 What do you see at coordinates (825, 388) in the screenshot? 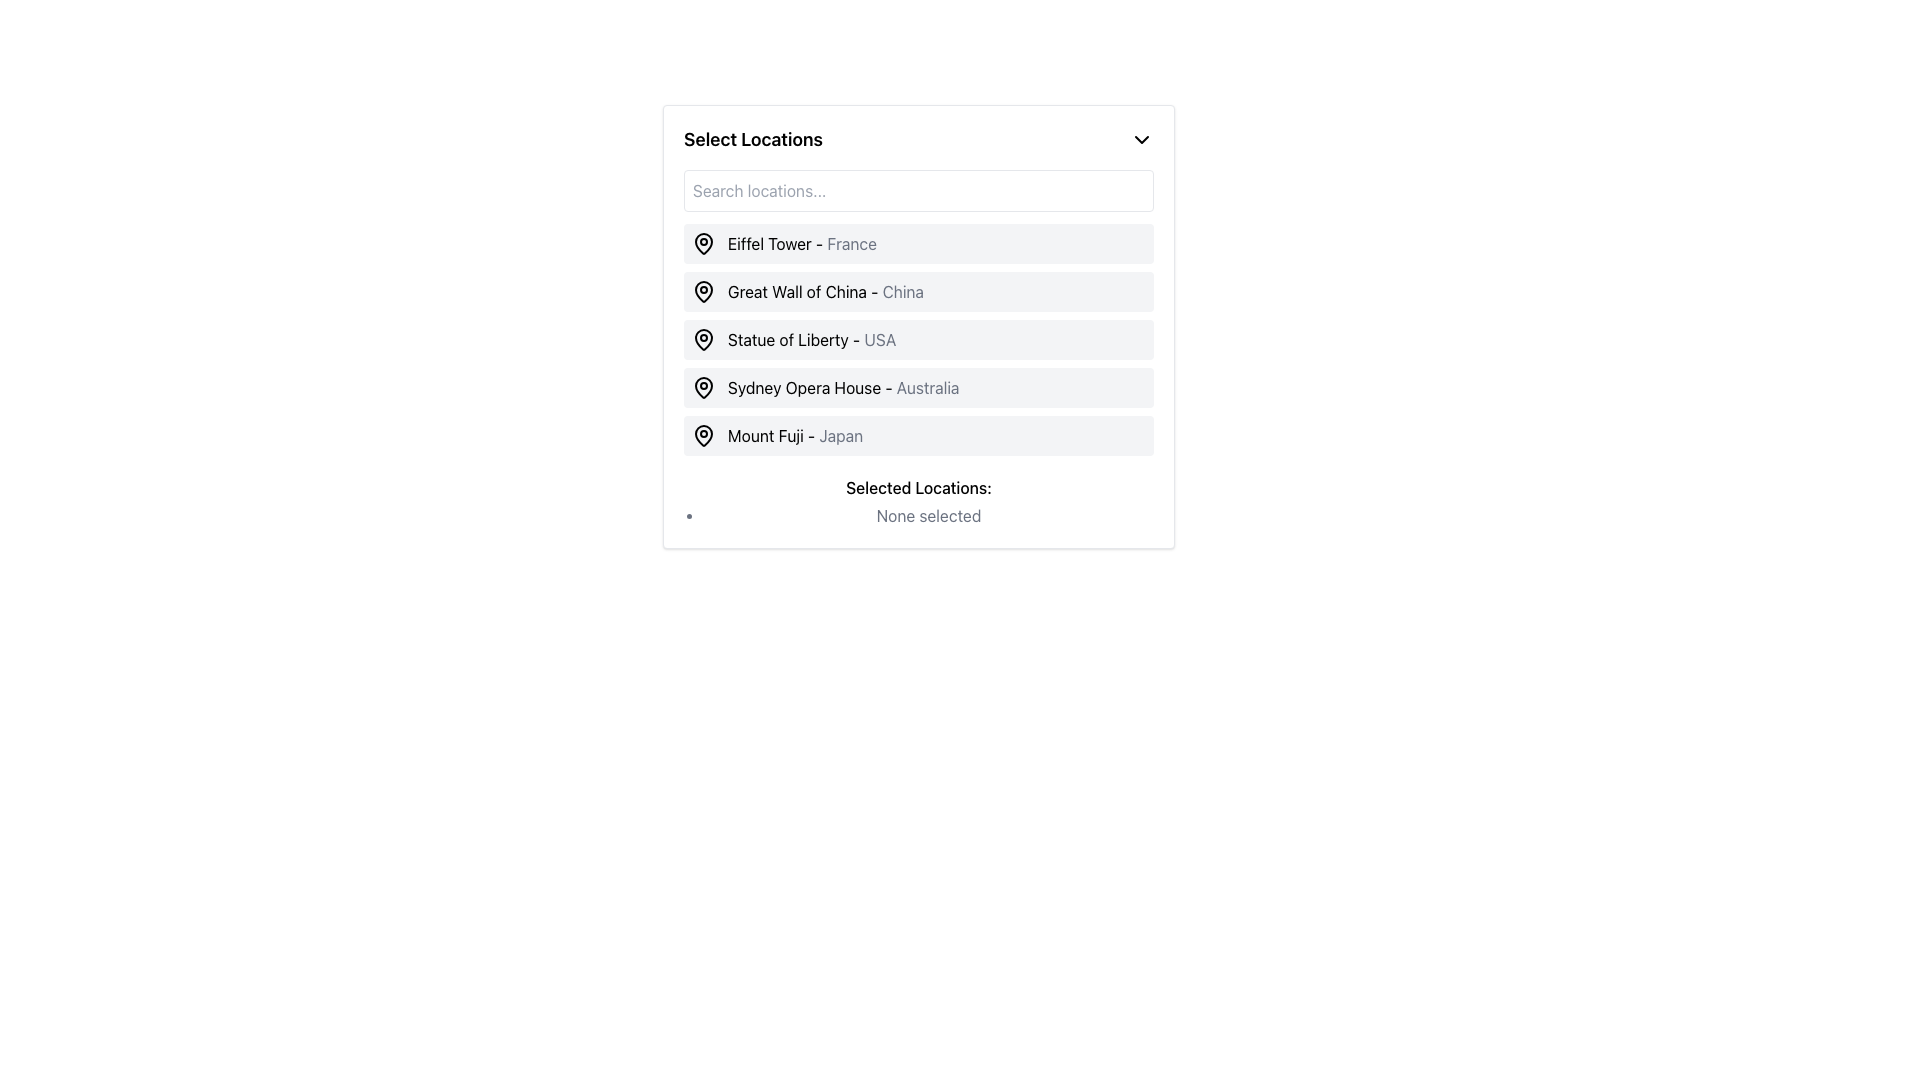
I see `the list item representing the Sydney Opera House, which is the fourth item in a vertical list of selectable locations` at bounding box center [825, 388].